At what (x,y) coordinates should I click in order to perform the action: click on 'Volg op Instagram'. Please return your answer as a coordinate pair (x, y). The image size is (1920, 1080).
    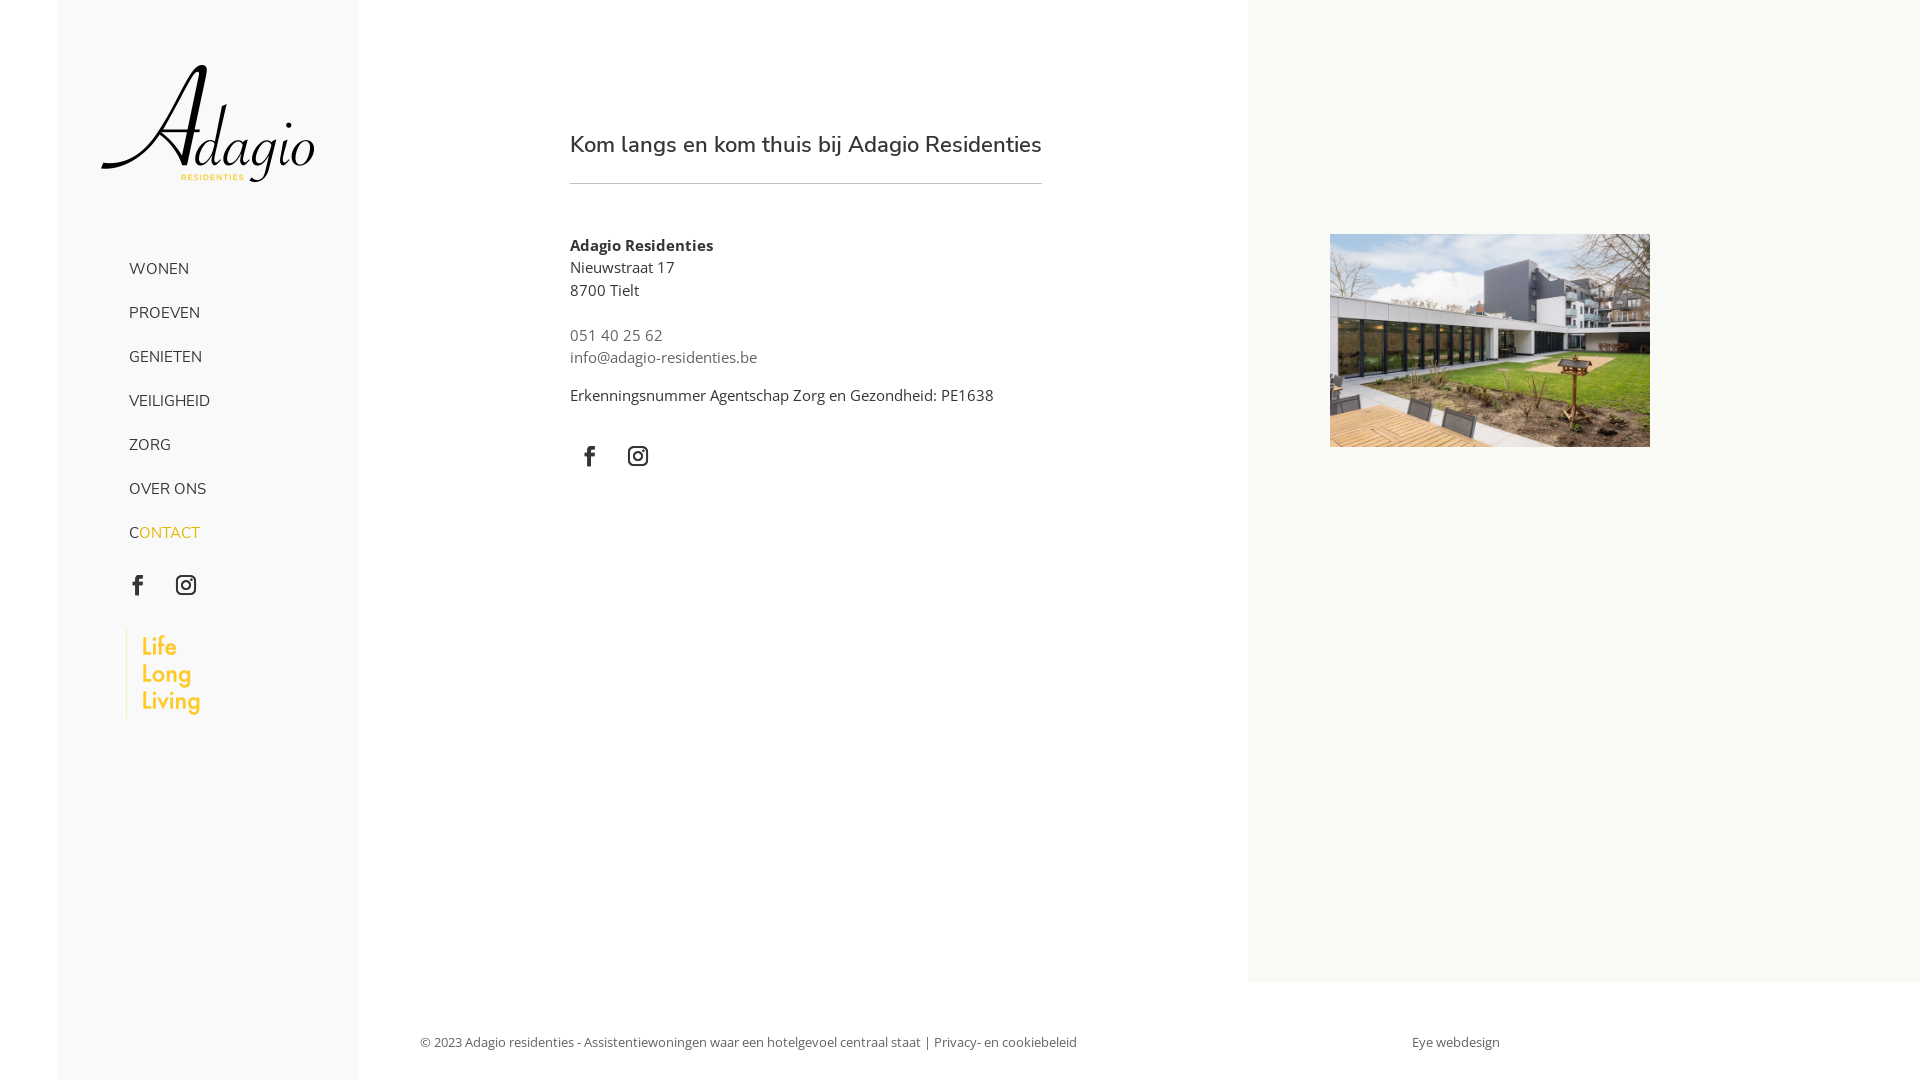
    Looking at the image, I should click on (637, 455).